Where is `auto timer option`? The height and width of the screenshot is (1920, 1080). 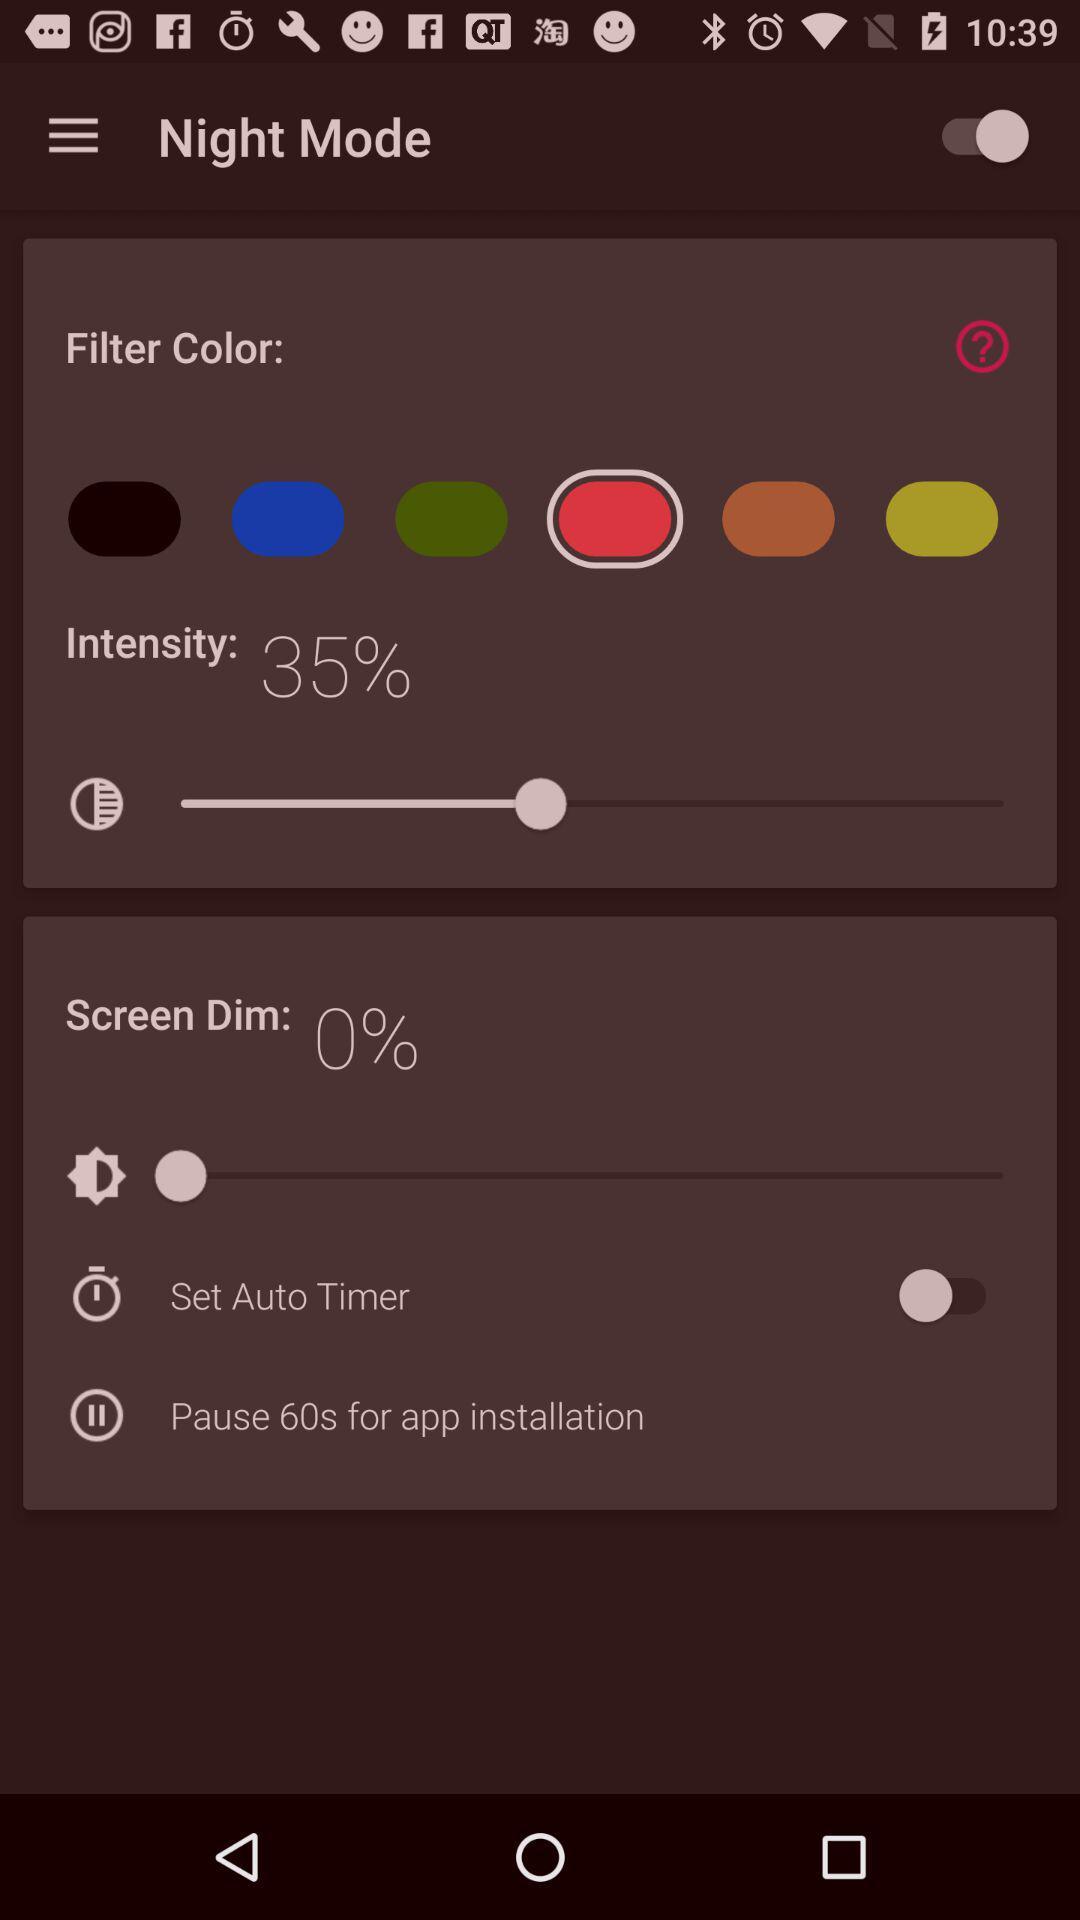 auto timer option is located at coordinates (951, 1295).